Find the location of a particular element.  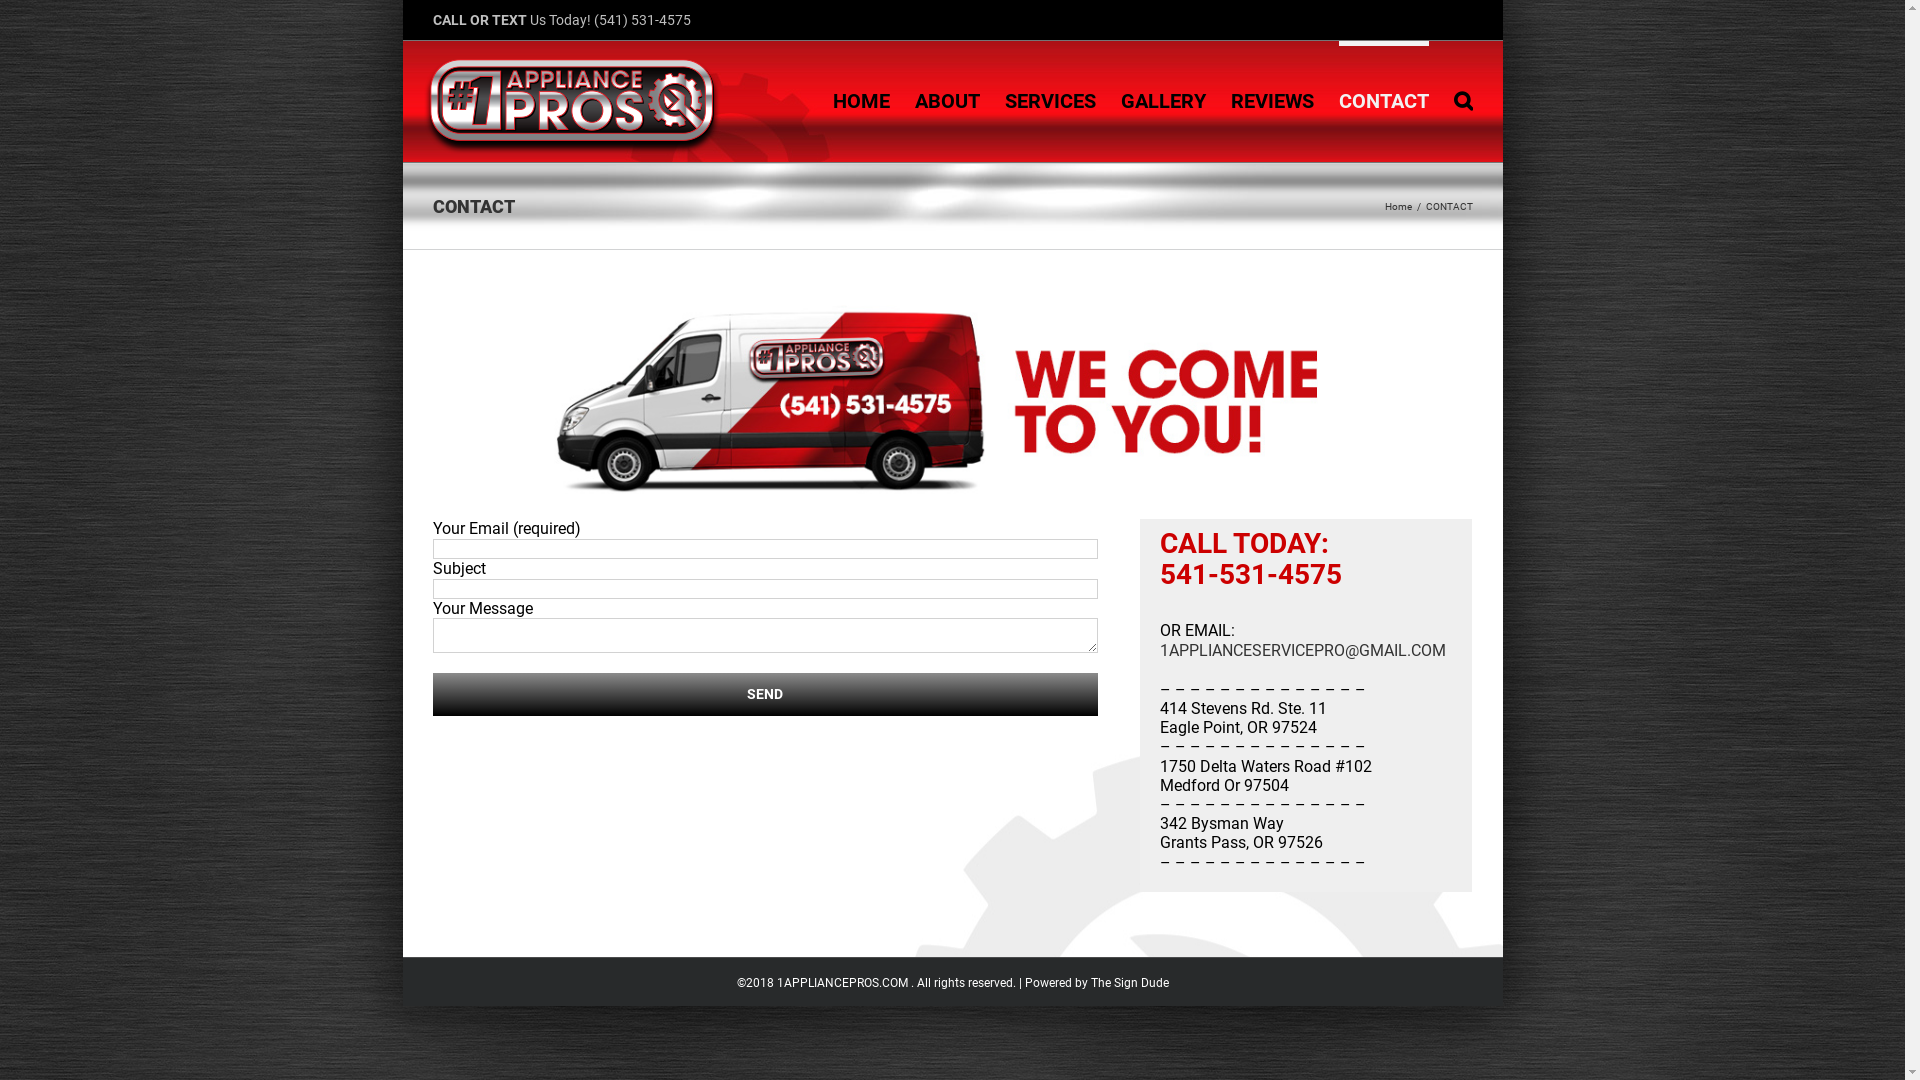

'SERVICES' is located at coordinates (1048, 98).